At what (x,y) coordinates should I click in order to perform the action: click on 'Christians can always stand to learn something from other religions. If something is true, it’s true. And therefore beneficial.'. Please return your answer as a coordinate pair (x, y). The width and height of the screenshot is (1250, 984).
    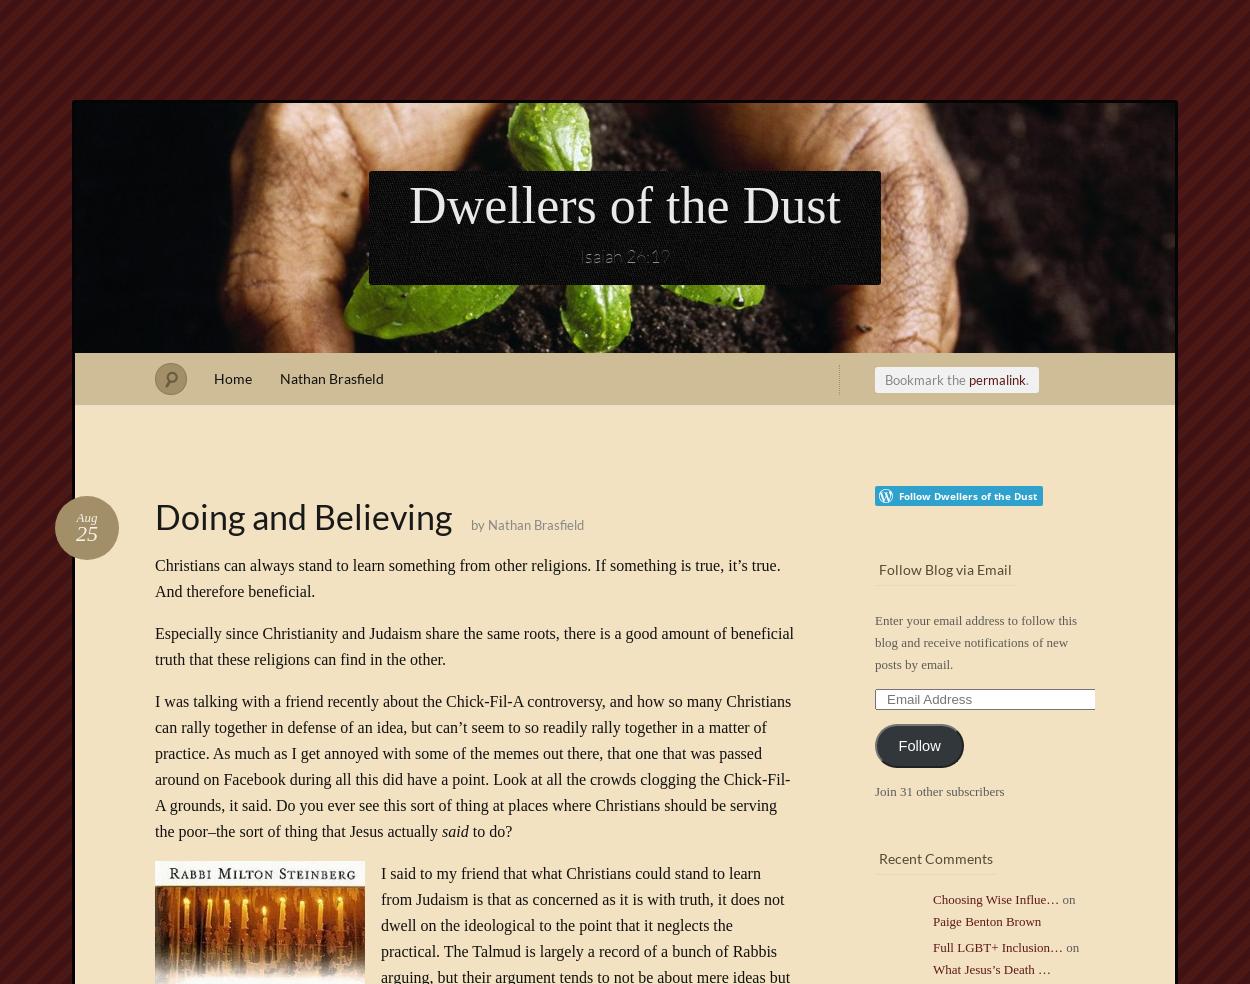
    Looking at the image, I should click on (155, 577).